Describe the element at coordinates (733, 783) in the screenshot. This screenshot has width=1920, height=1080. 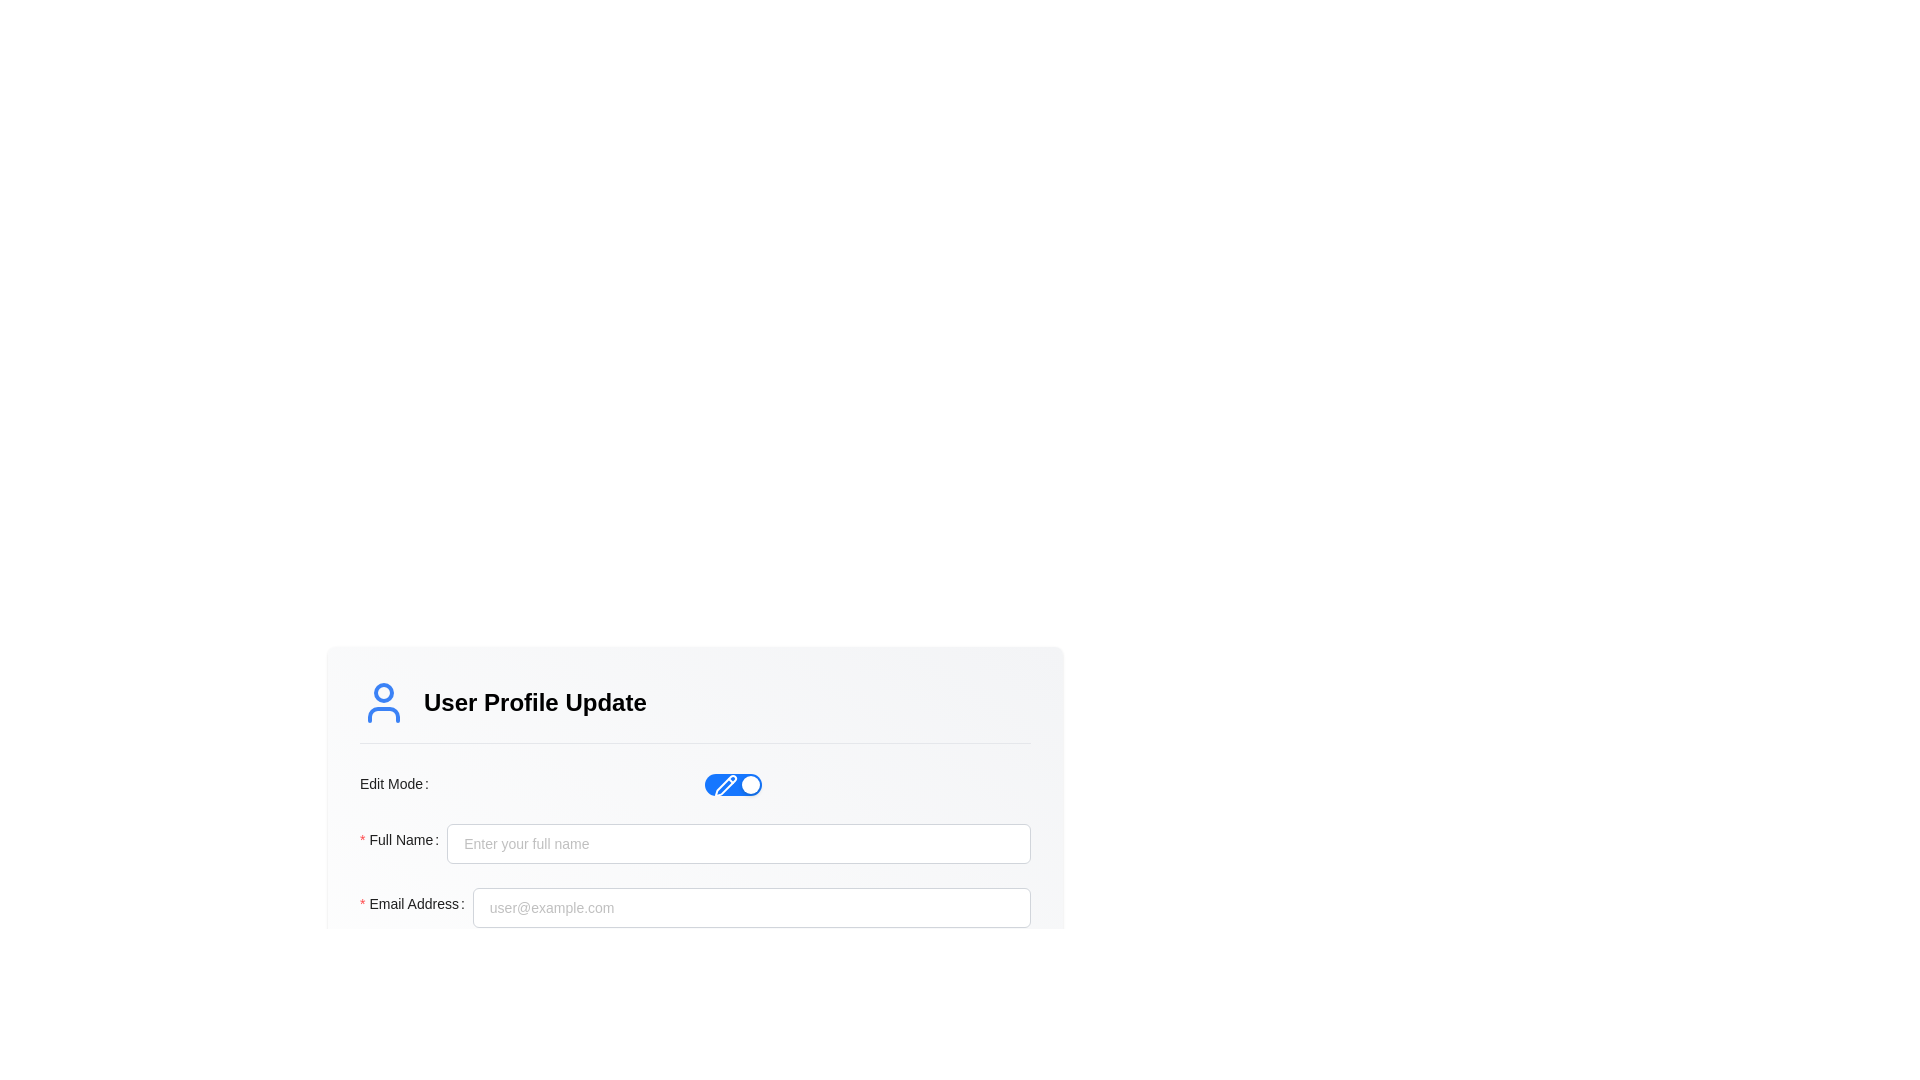
I see `the blue toggle switch with a pencil icon on the left, indicating 'Edit Mode'` at that location.